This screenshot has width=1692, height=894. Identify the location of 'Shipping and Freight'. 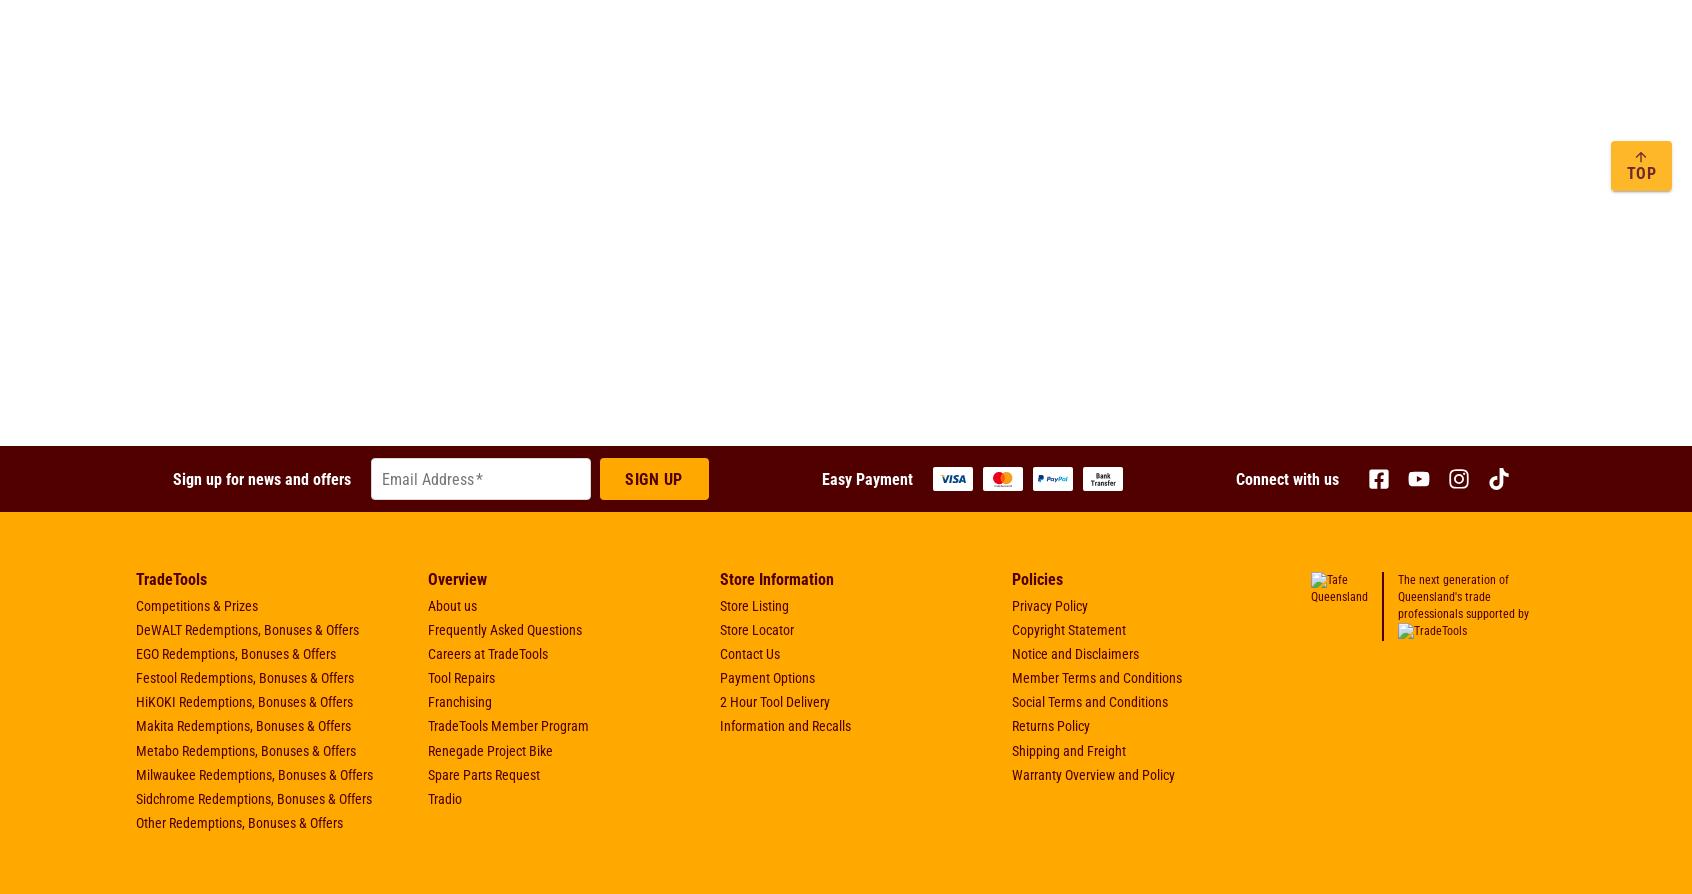
(1069, 748).